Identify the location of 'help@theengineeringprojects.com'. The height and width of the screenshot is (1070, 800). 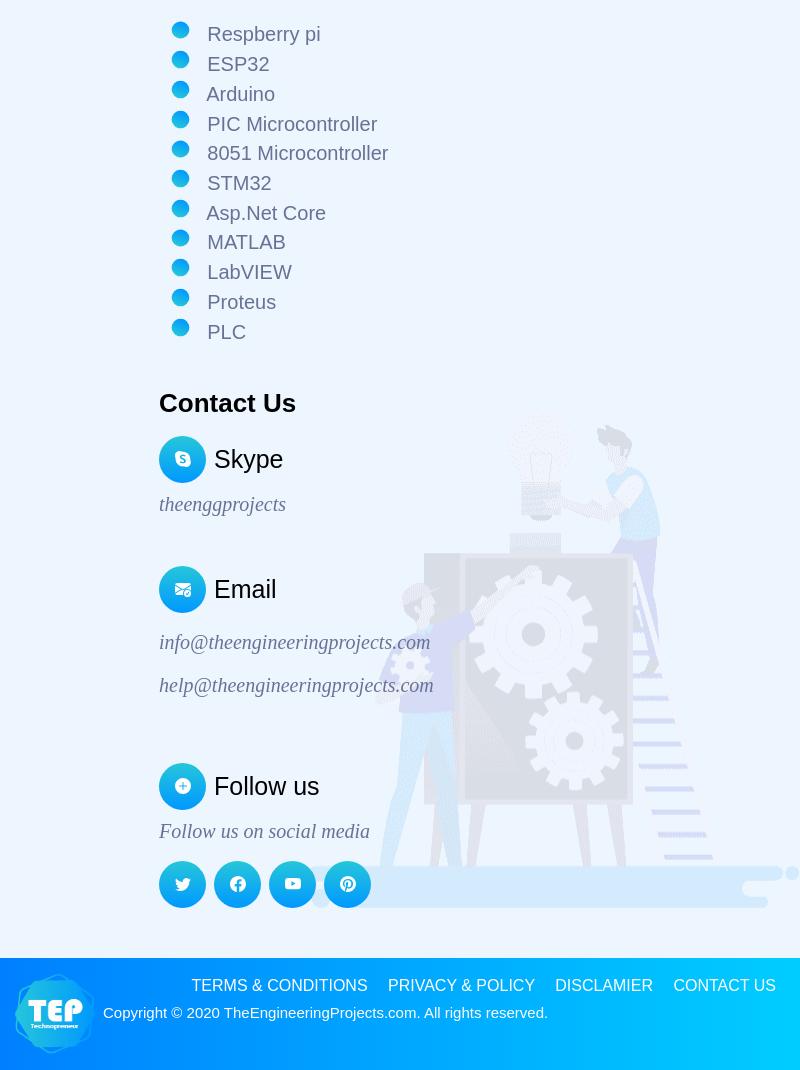
(296, 684).